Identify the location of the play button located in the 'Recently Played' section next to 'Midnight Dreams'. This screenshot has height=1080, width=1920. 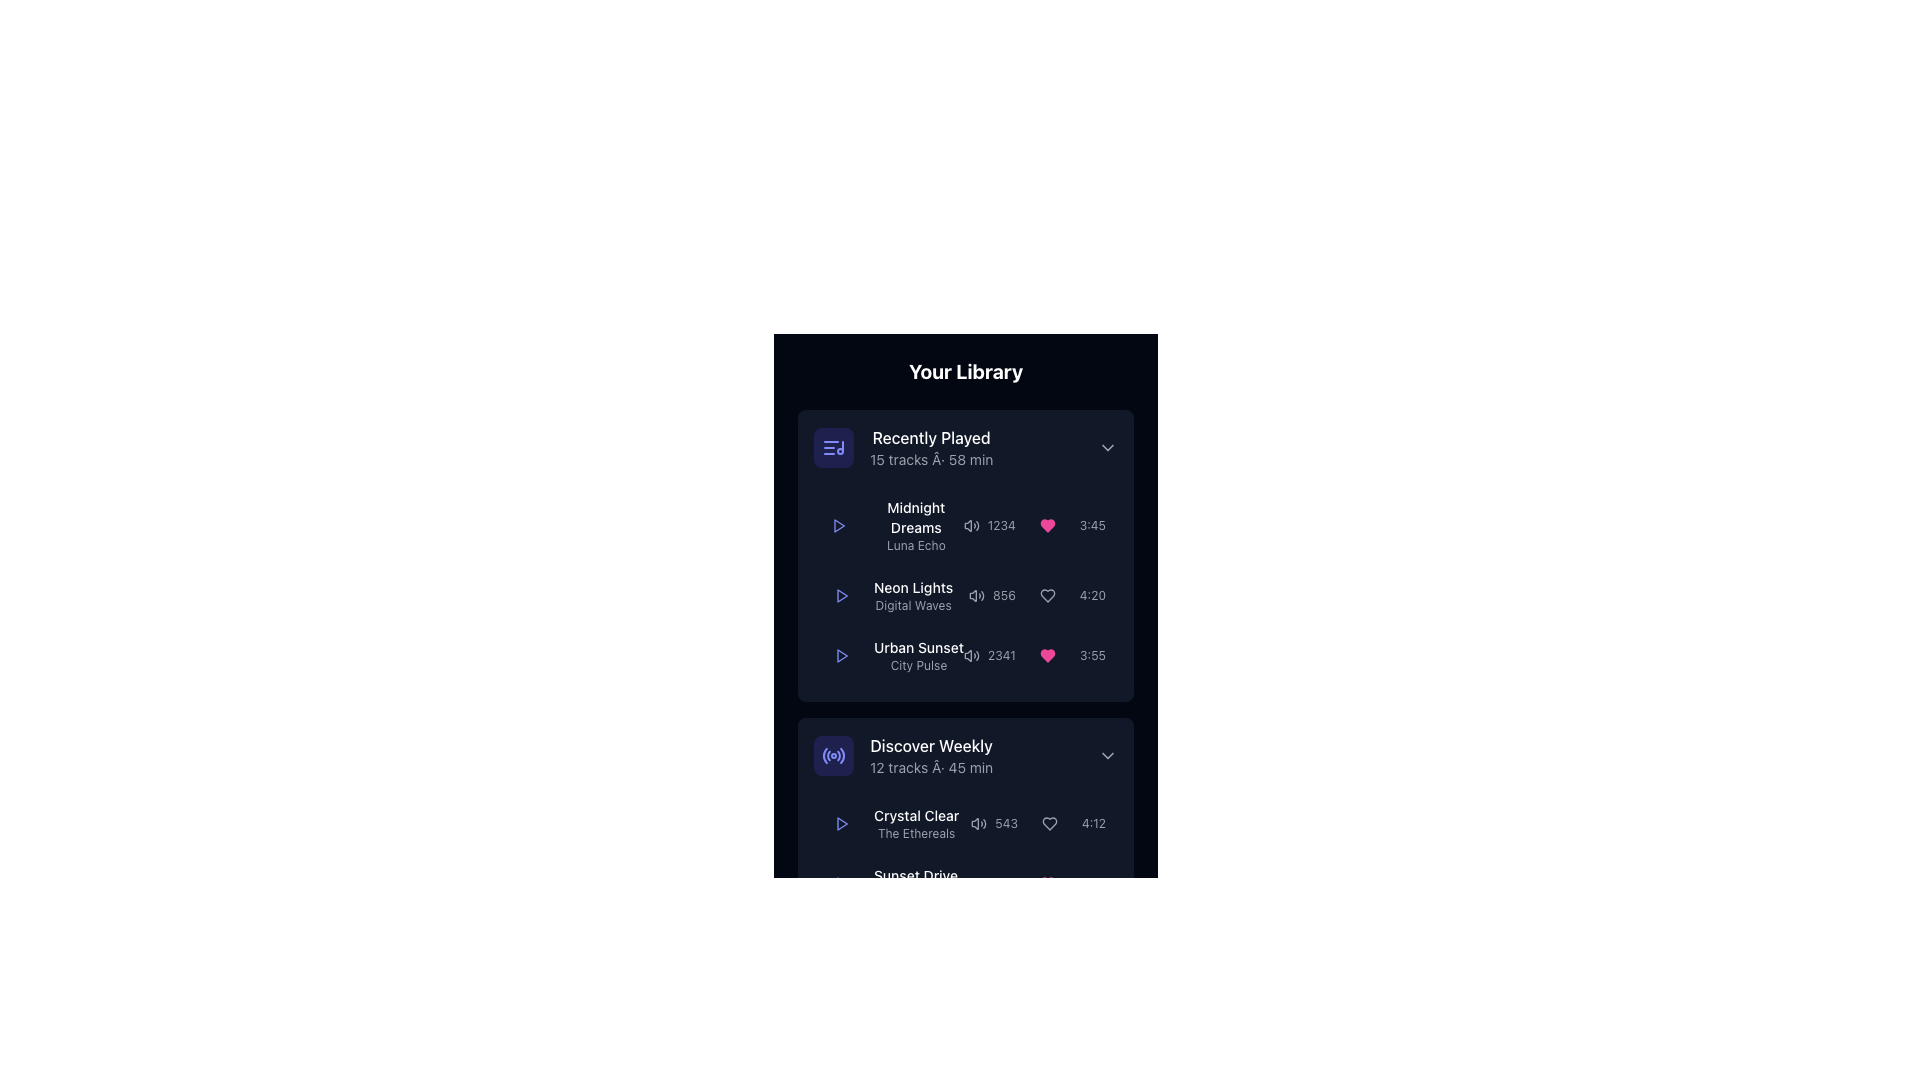
(839, 524).